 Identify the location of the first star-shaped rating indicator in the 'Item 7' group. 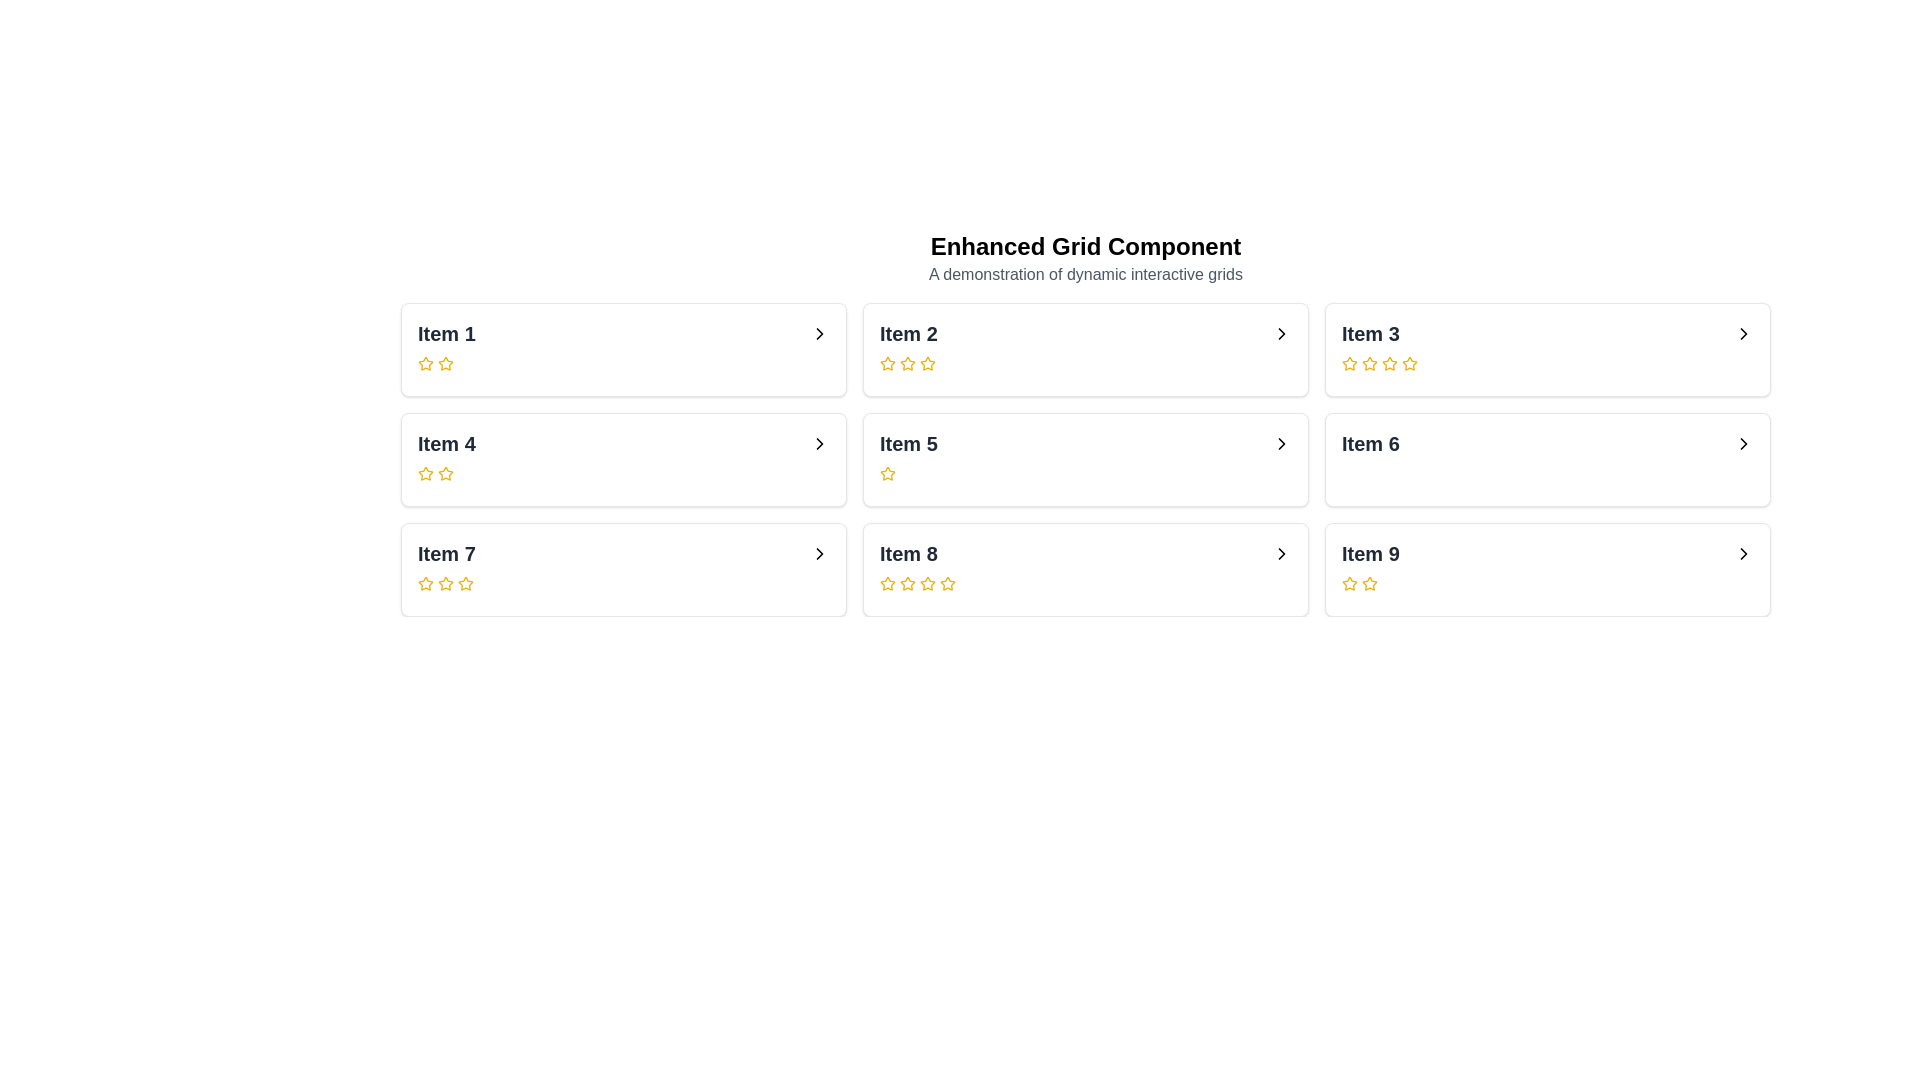
(425, 583).